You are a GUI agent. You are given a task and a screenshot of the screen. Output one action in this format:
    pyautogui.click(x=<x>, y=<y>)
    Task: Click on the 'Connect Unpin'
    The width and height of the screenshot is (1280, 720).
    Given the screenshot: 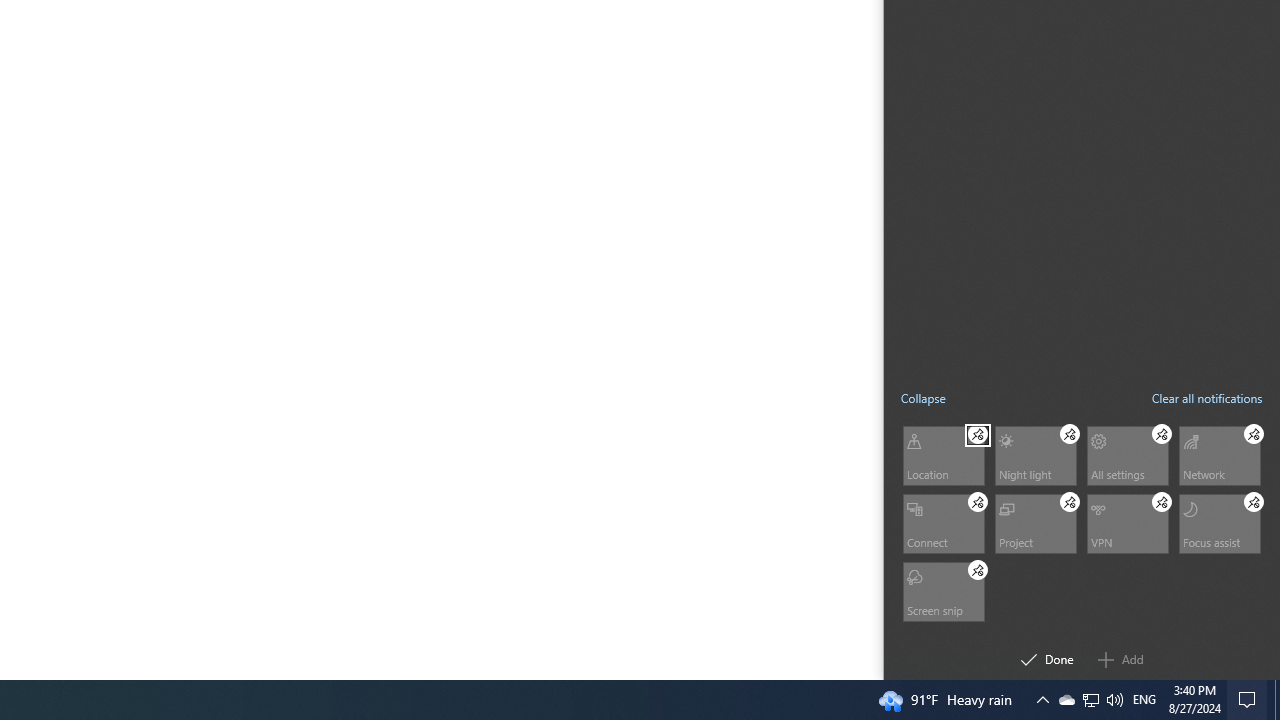 What is the action you would take?
    pyautogui.click(x=977, y=500)
    